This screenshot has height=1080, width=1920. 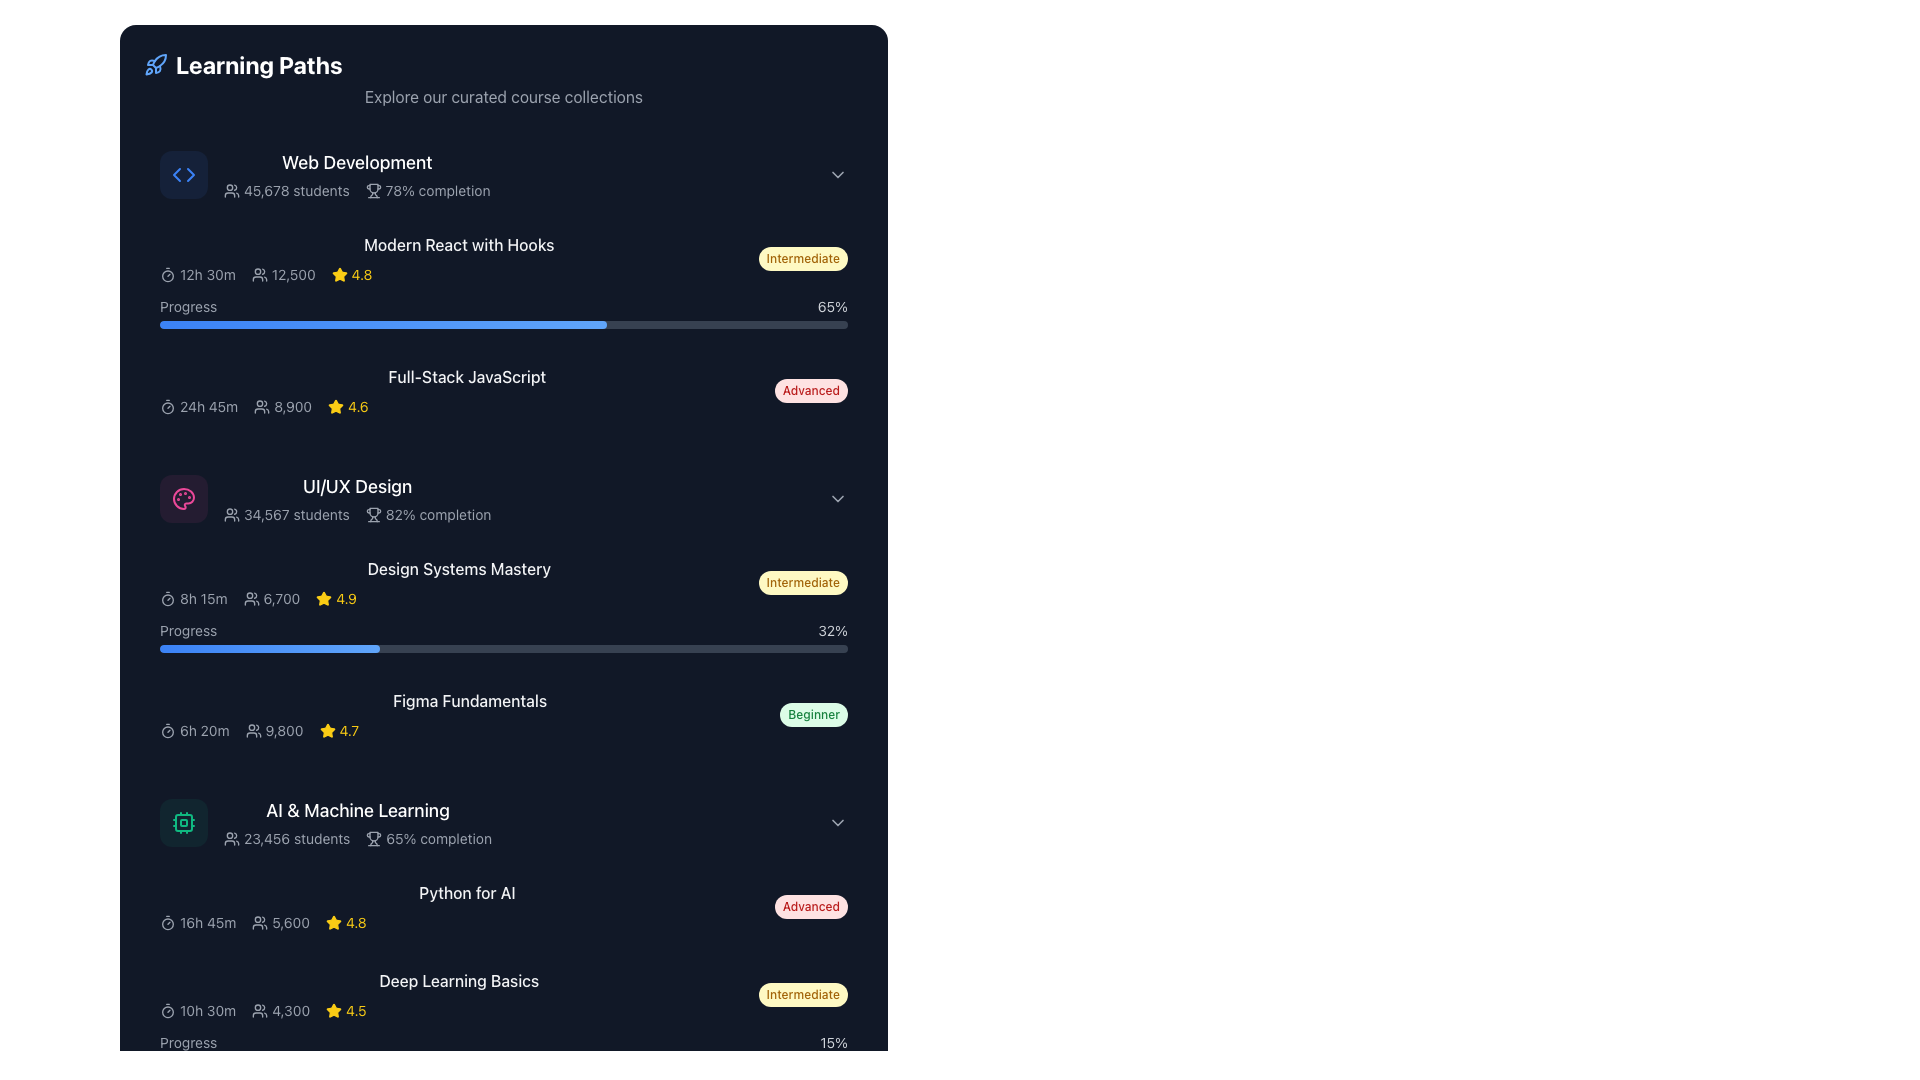 What do you see at coordinates (194, 731) in the screenshot?
I see `the 'Estimated Duration' text with icon indicating the completion time for the 'Figma Fundamentals' section, positioned as the first item on the left within its group` at bounding box center [194, 731].